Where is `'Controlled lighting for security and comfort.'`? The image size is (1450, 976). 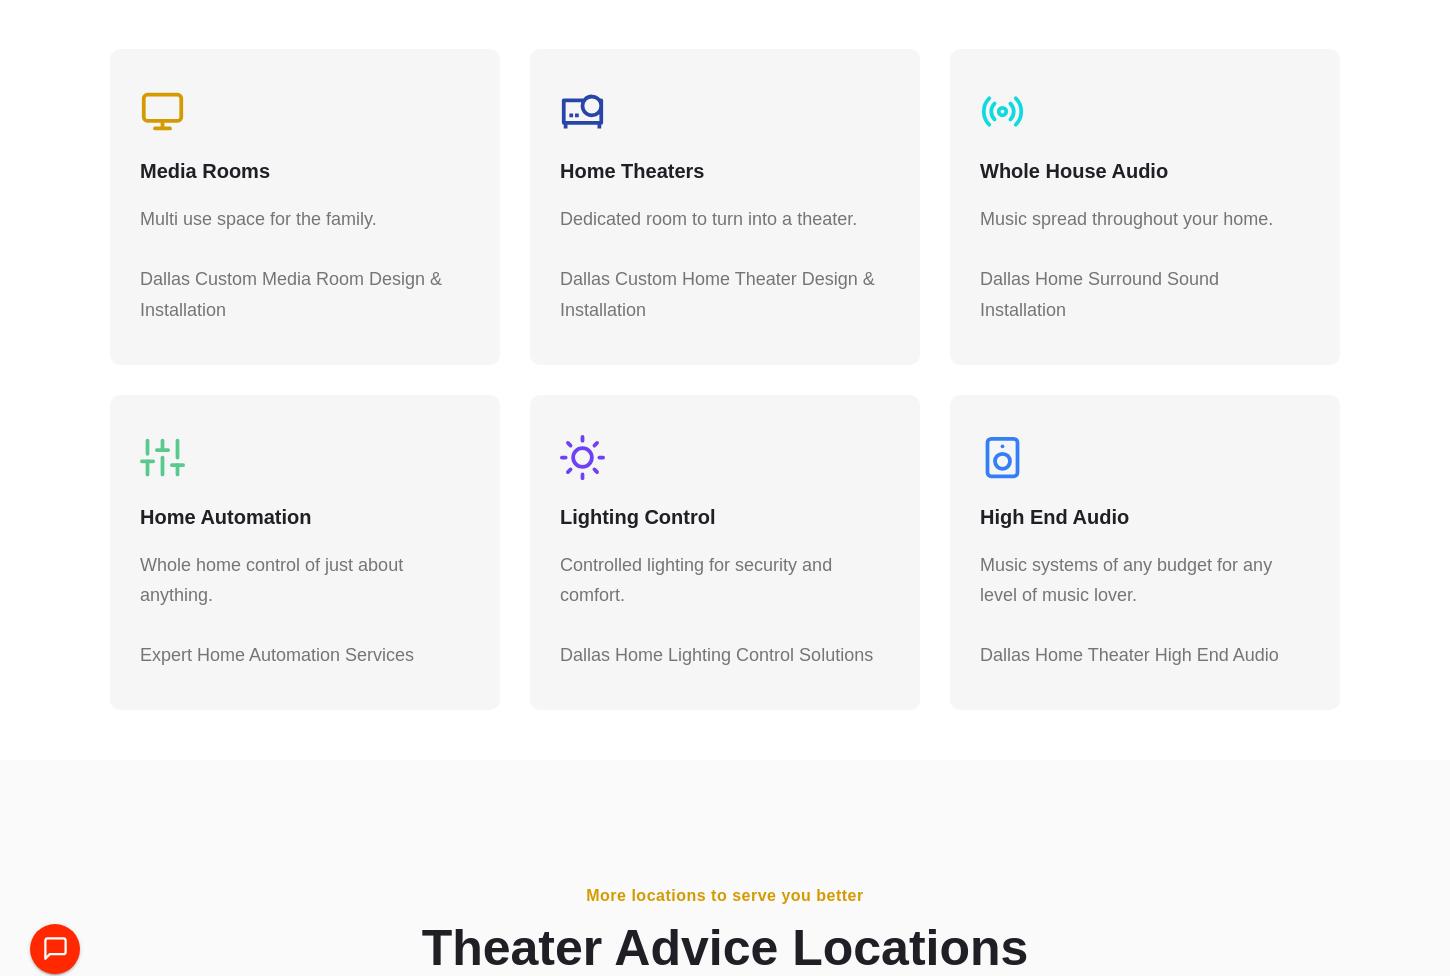
'Controlled lighting for security and comfort.' is located at coordinates (695, 589).